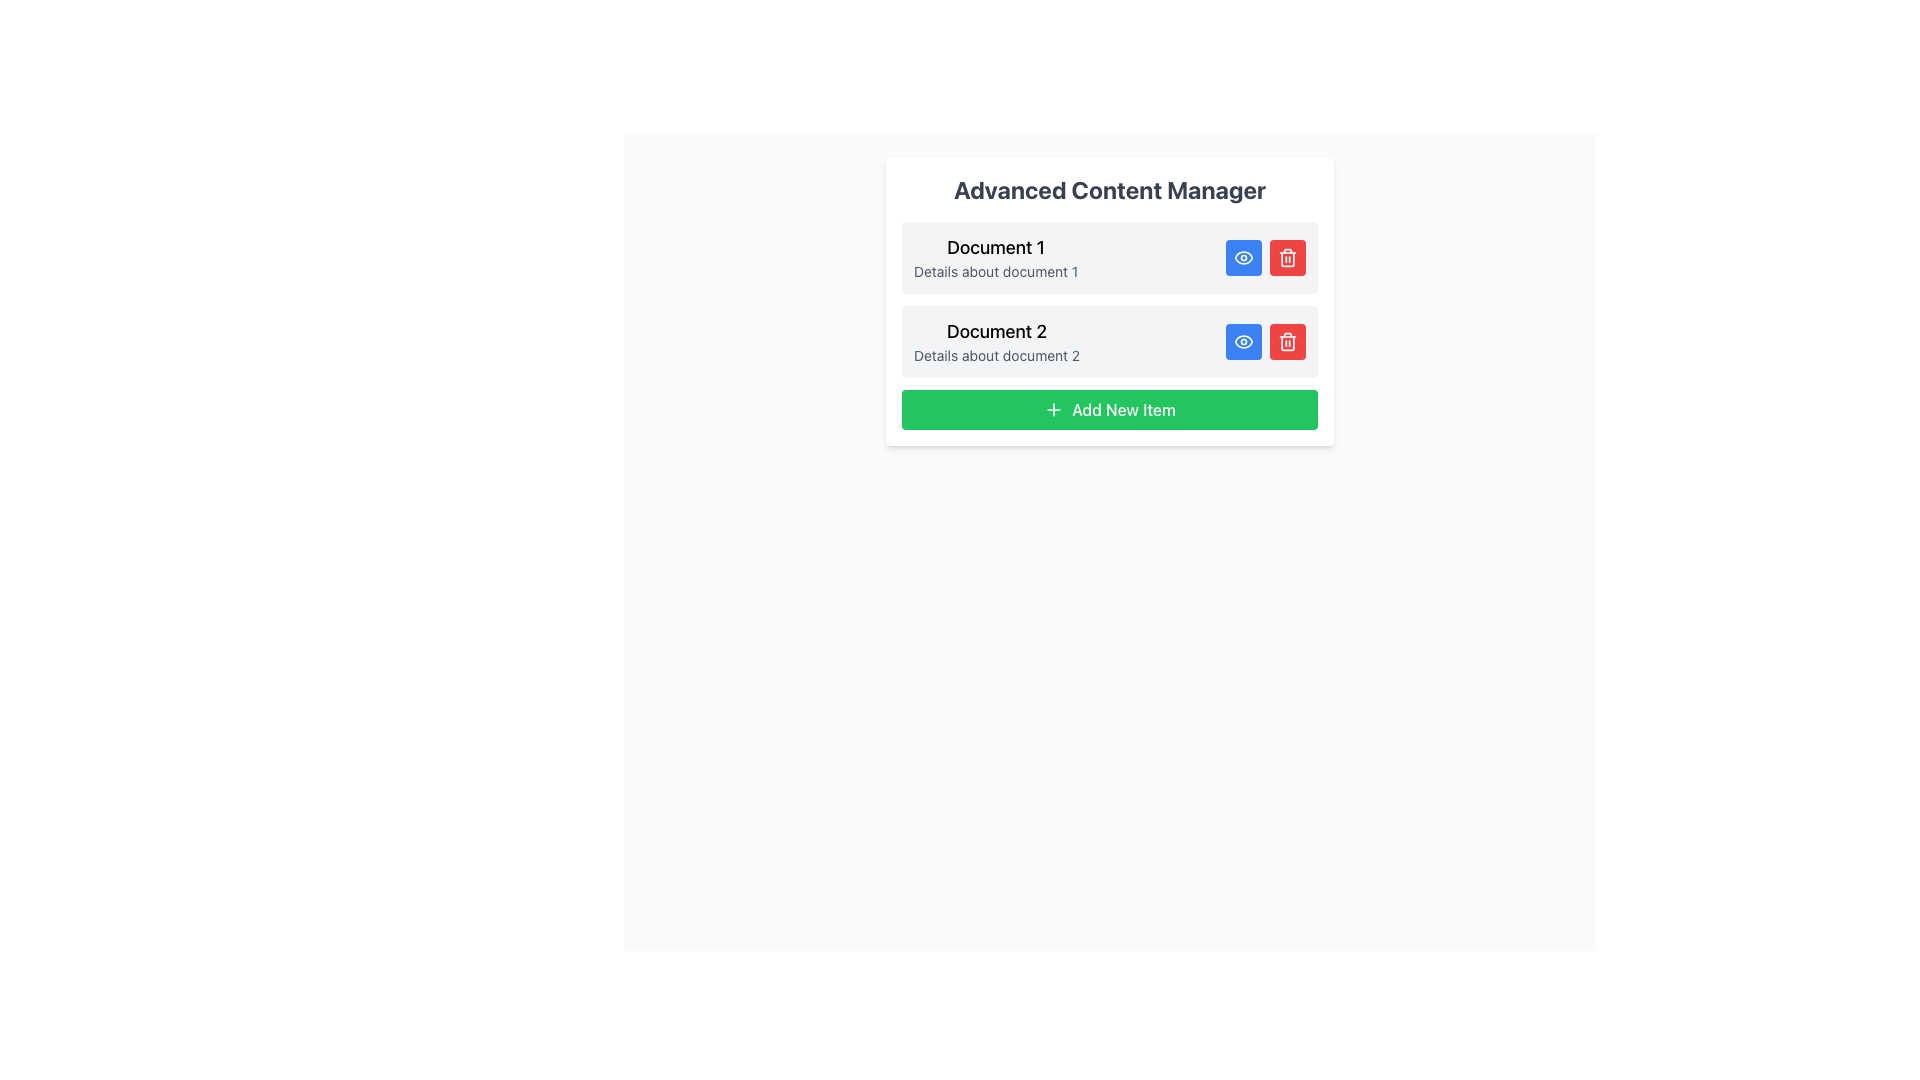 The width and height of the screenshot is (1920, 1080). What do you see at coordinates (1287, 257) in the screenshot?
I see `the red button with a trash can icon, which is the second button from the right in the group of buttons` at bounding box center [1287, 257].